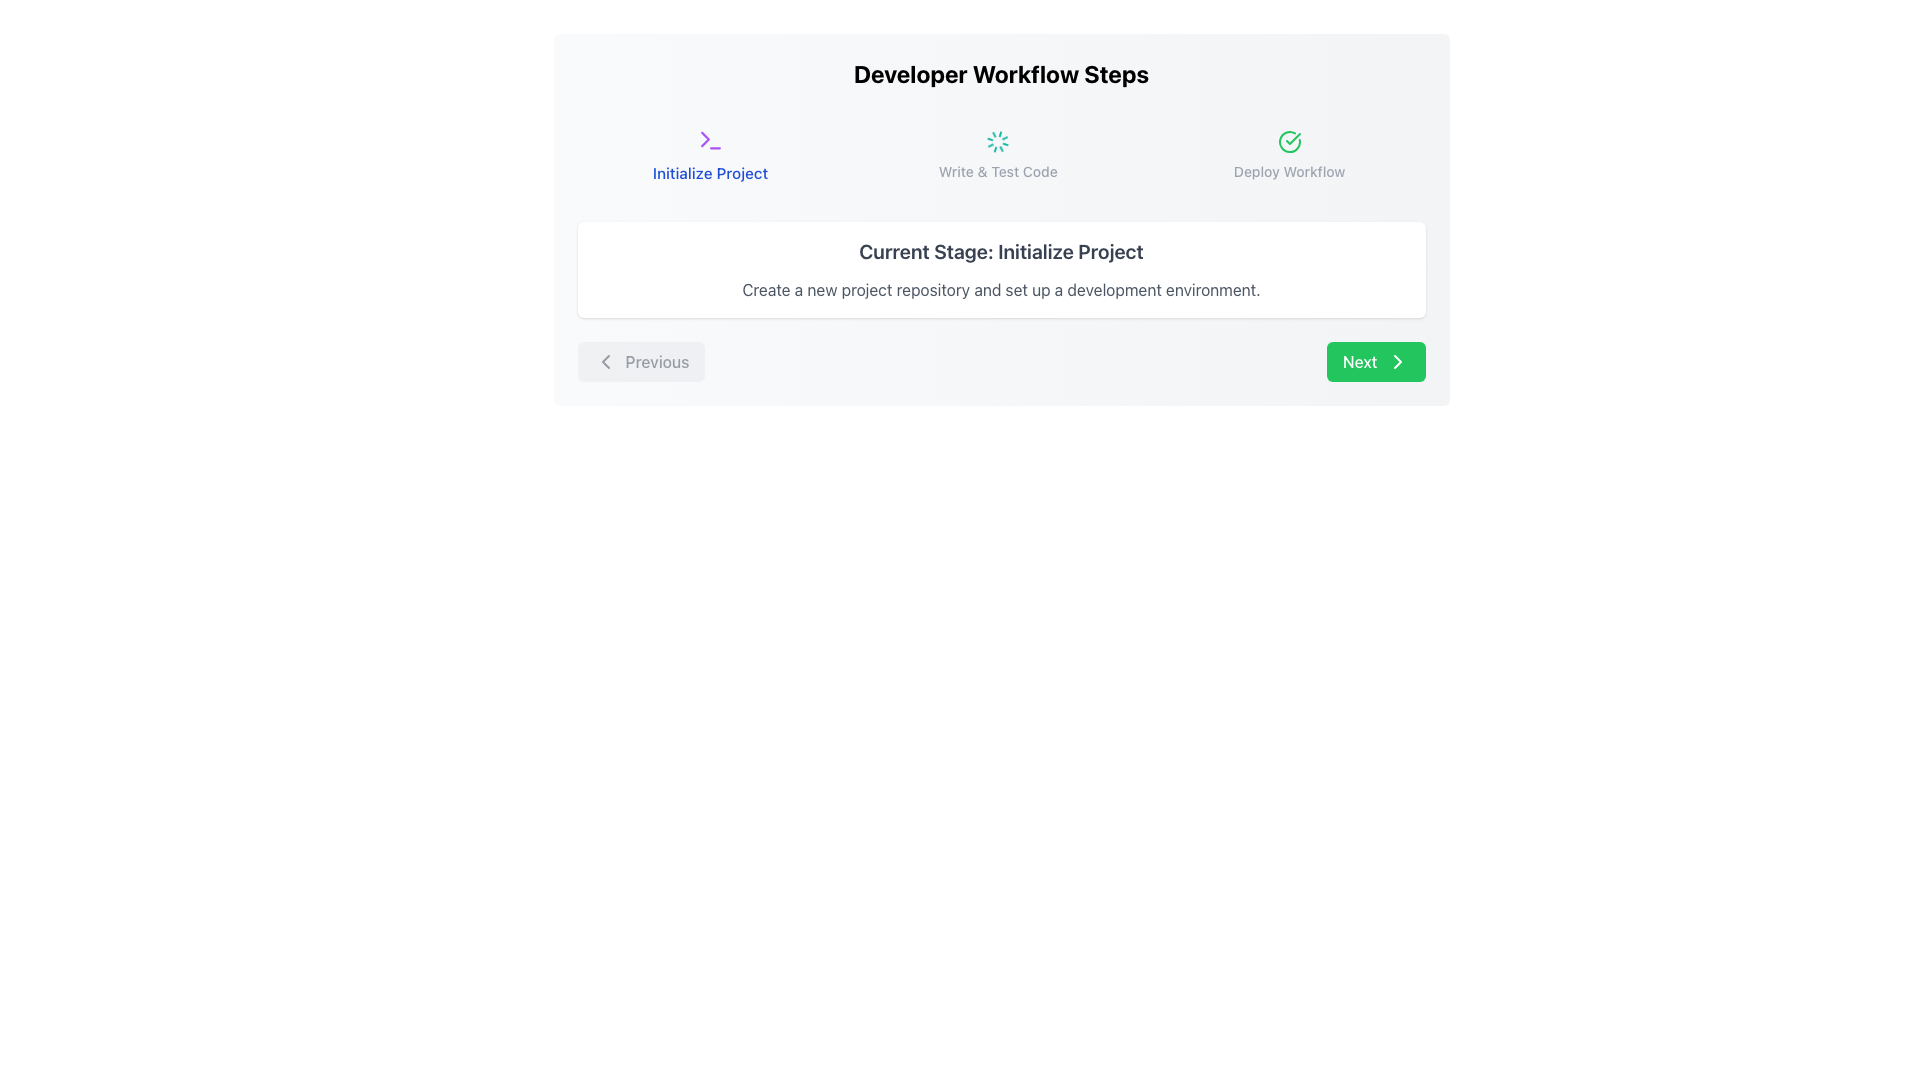 The height and width of the screenshot is (1080, 1920). What do you see at coordinates (1375, 362) in the screenshot?
I see `the green 'Next' button with white text and a right-pointing arrow icon to proceed to the next step` at bounding box center [1375, 362].